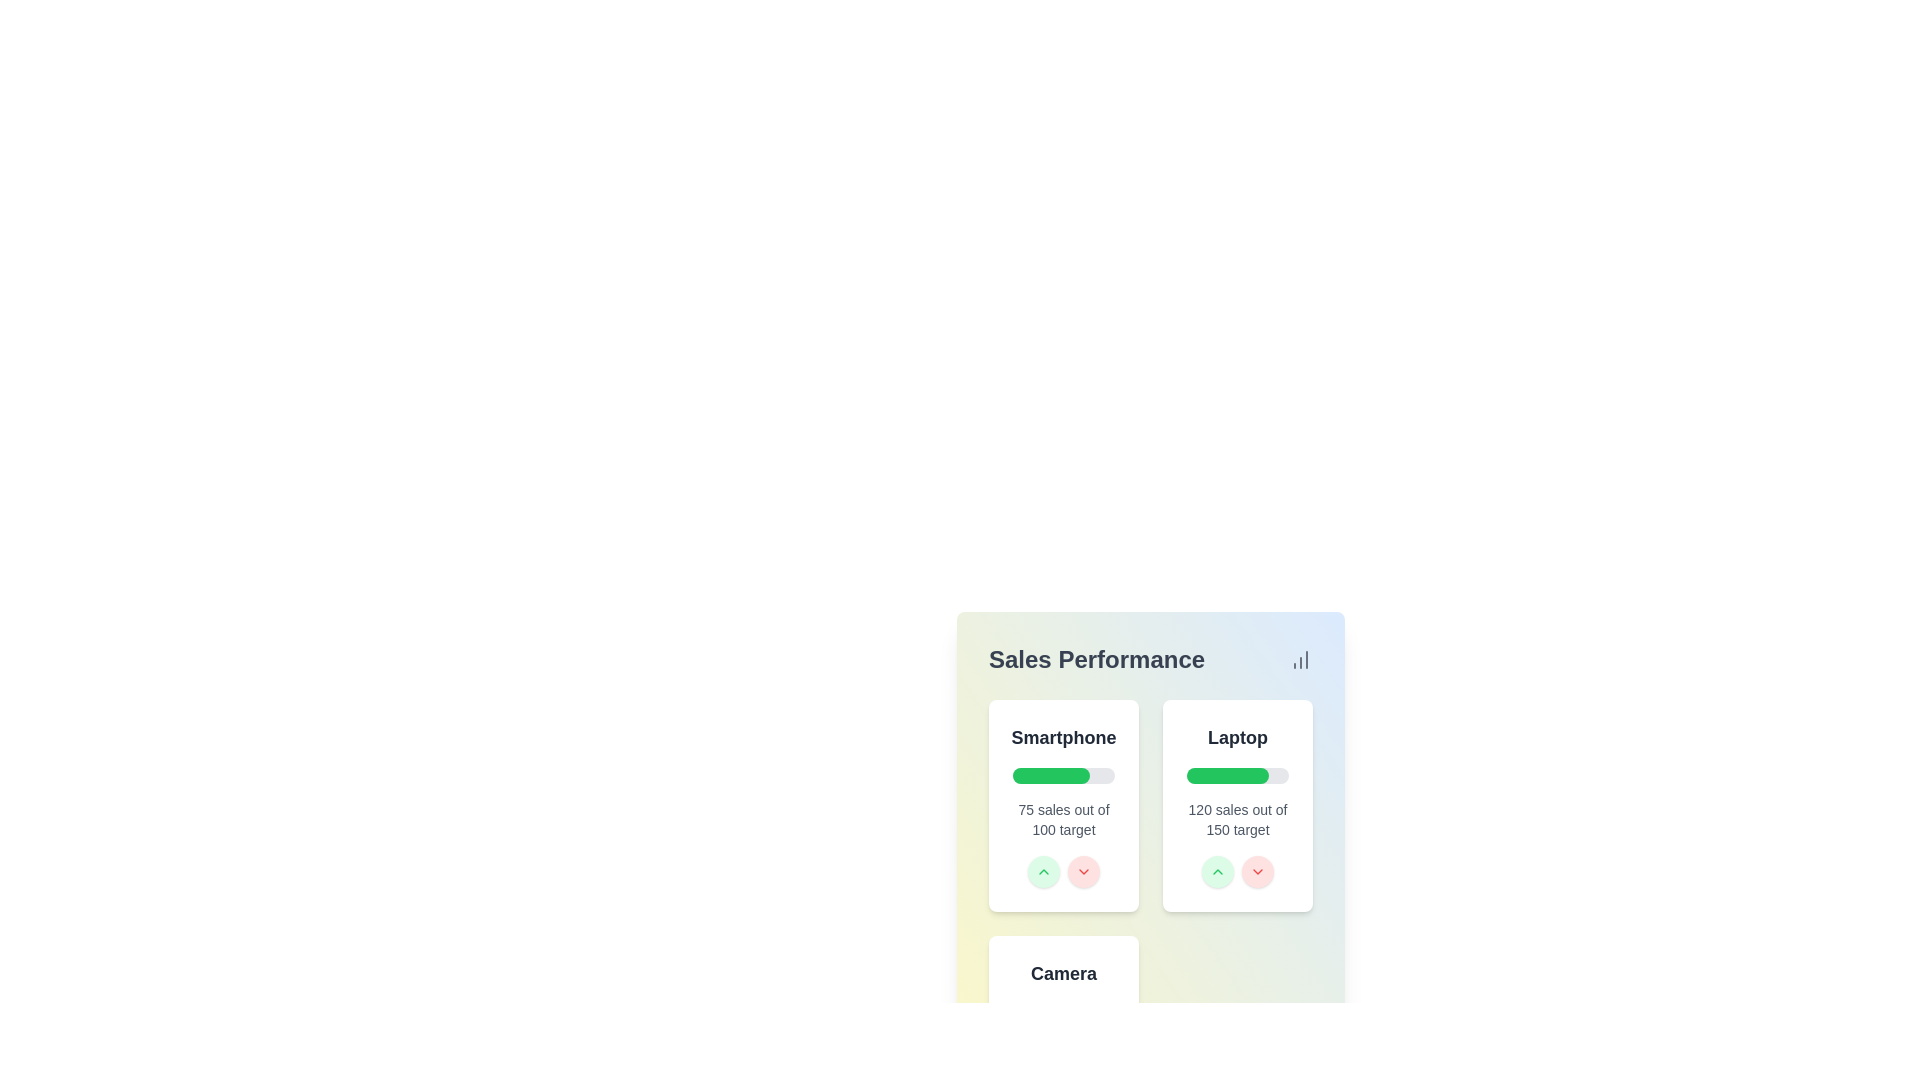 This screenshot has width=1920, height=1080. Describe the element at coordinates (1063, 820) in the screenshot. I see `the descriptive text label indicating that 75 out of 100 units of the Smartphone have been sold` at that location.